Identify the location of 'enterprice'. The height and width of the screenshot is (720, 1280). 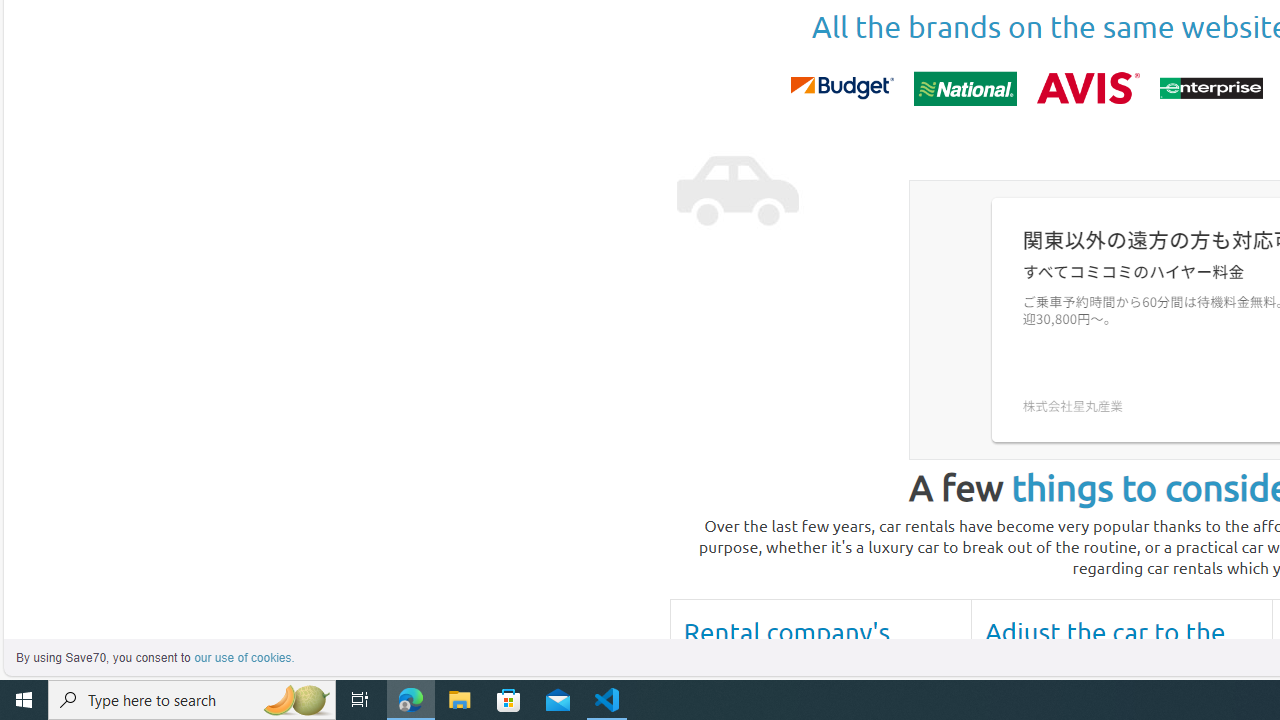
(1209, 87).